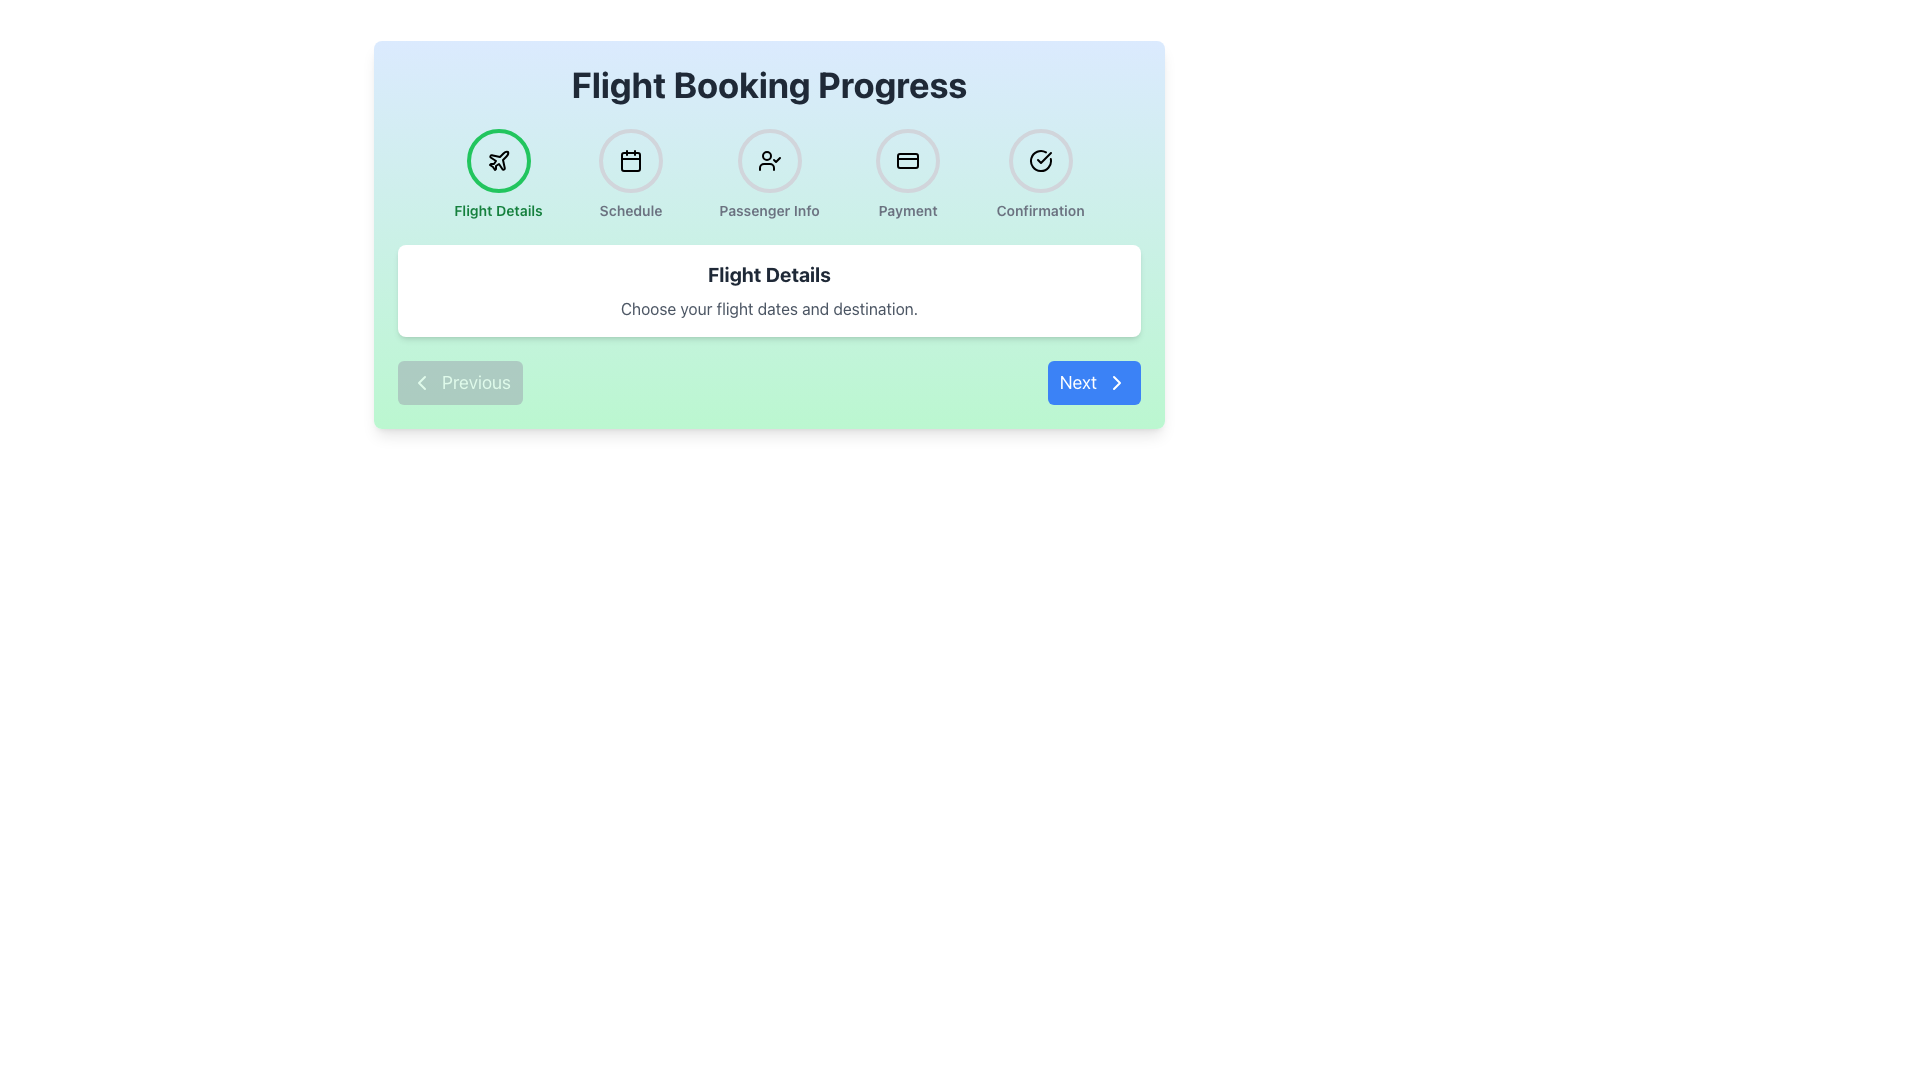  What do you see at coordinates (768, 160) in the screenshot?
I see `the 'Passenger Info' icon in the flight booking progress, which is centered within the third step of the progress bar` at bounding box center [768, 160].